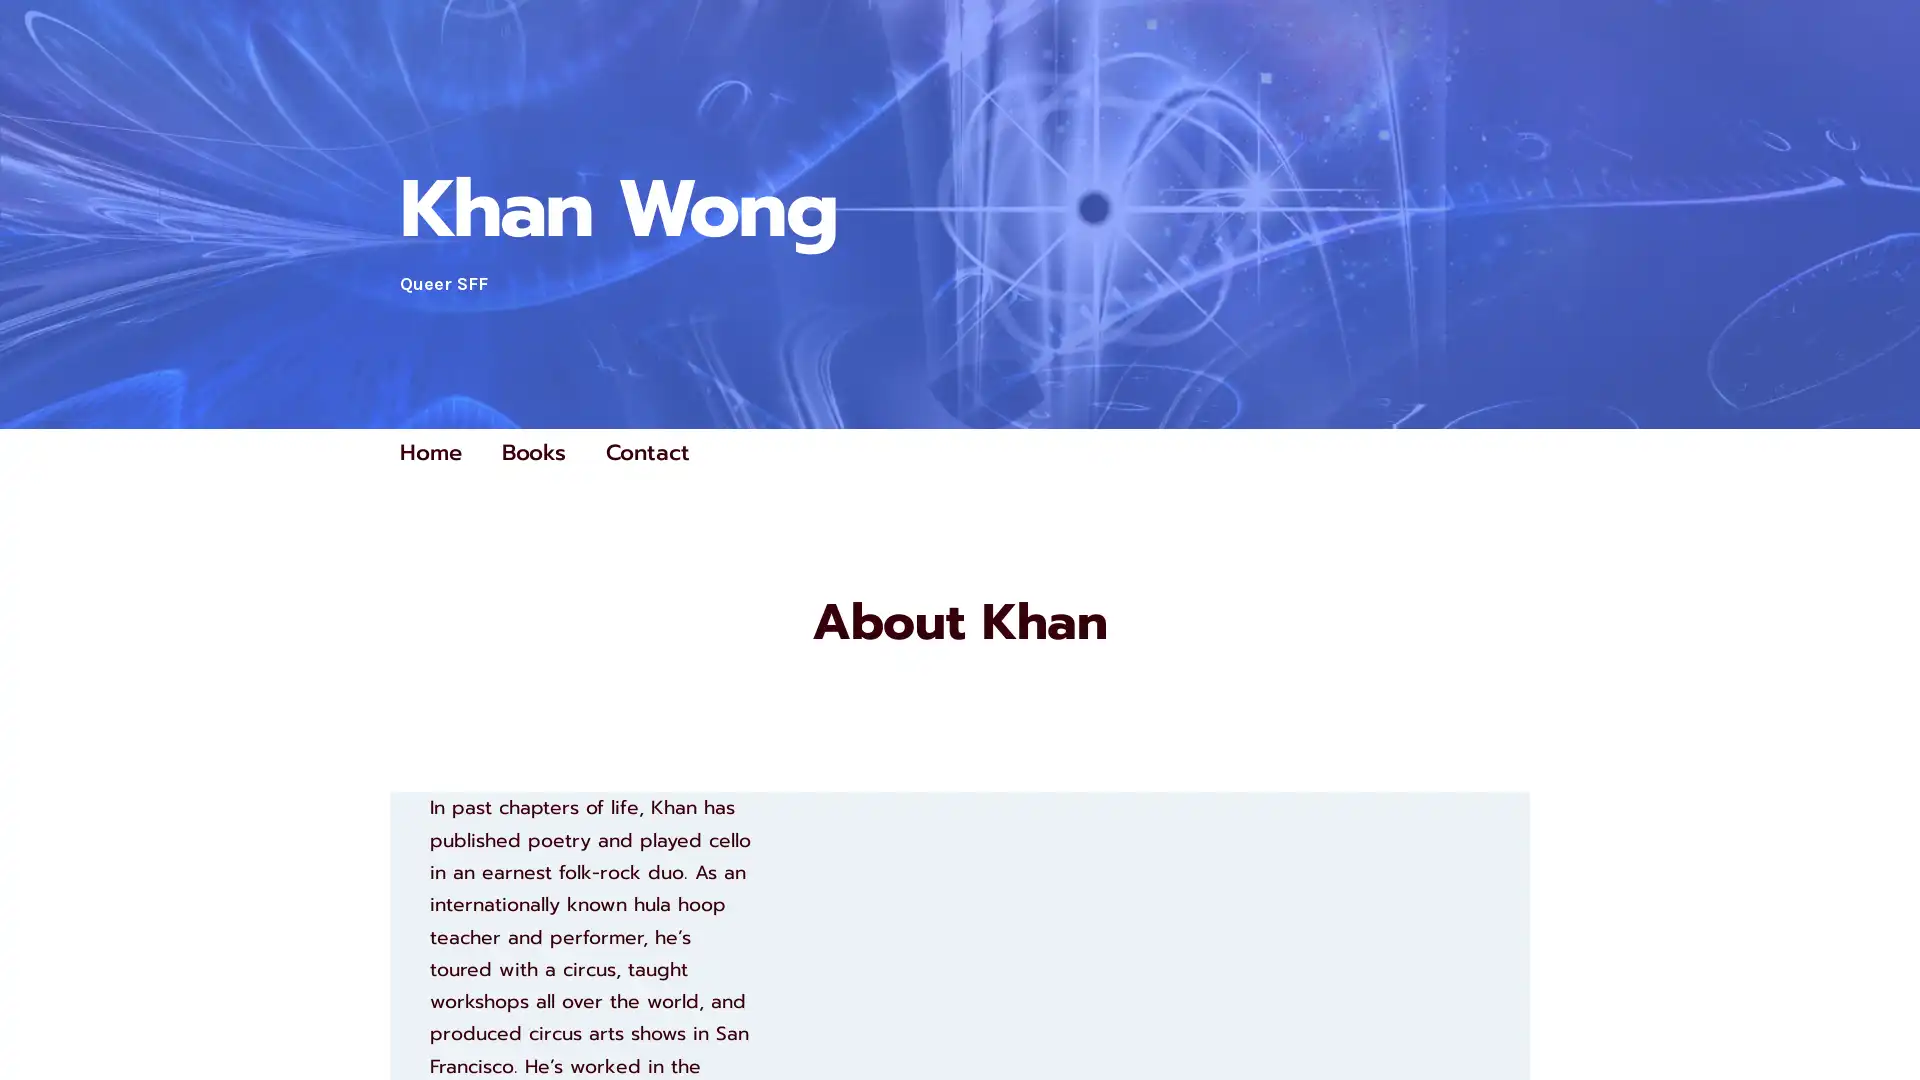 This screenshot has height=1080, width=1920. What do you see at coordinates (1881, 1012) in the screenshot?
I see `Scroll to top` at bounding box center [1881, 1012].